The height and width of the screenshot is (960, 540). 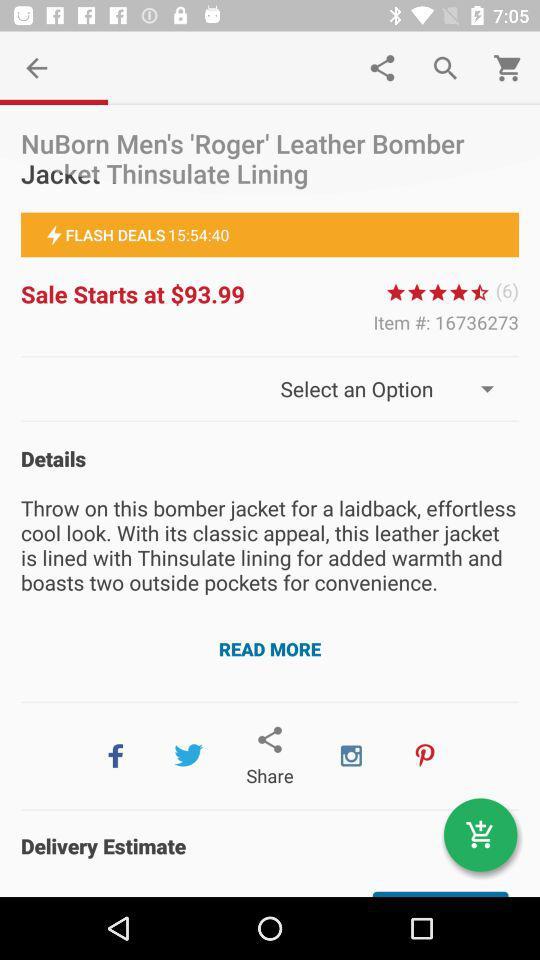 What do you see at coordinates (479, 835) in the screenshot?
I see `the cart icon` at bounding box center [479, 835].